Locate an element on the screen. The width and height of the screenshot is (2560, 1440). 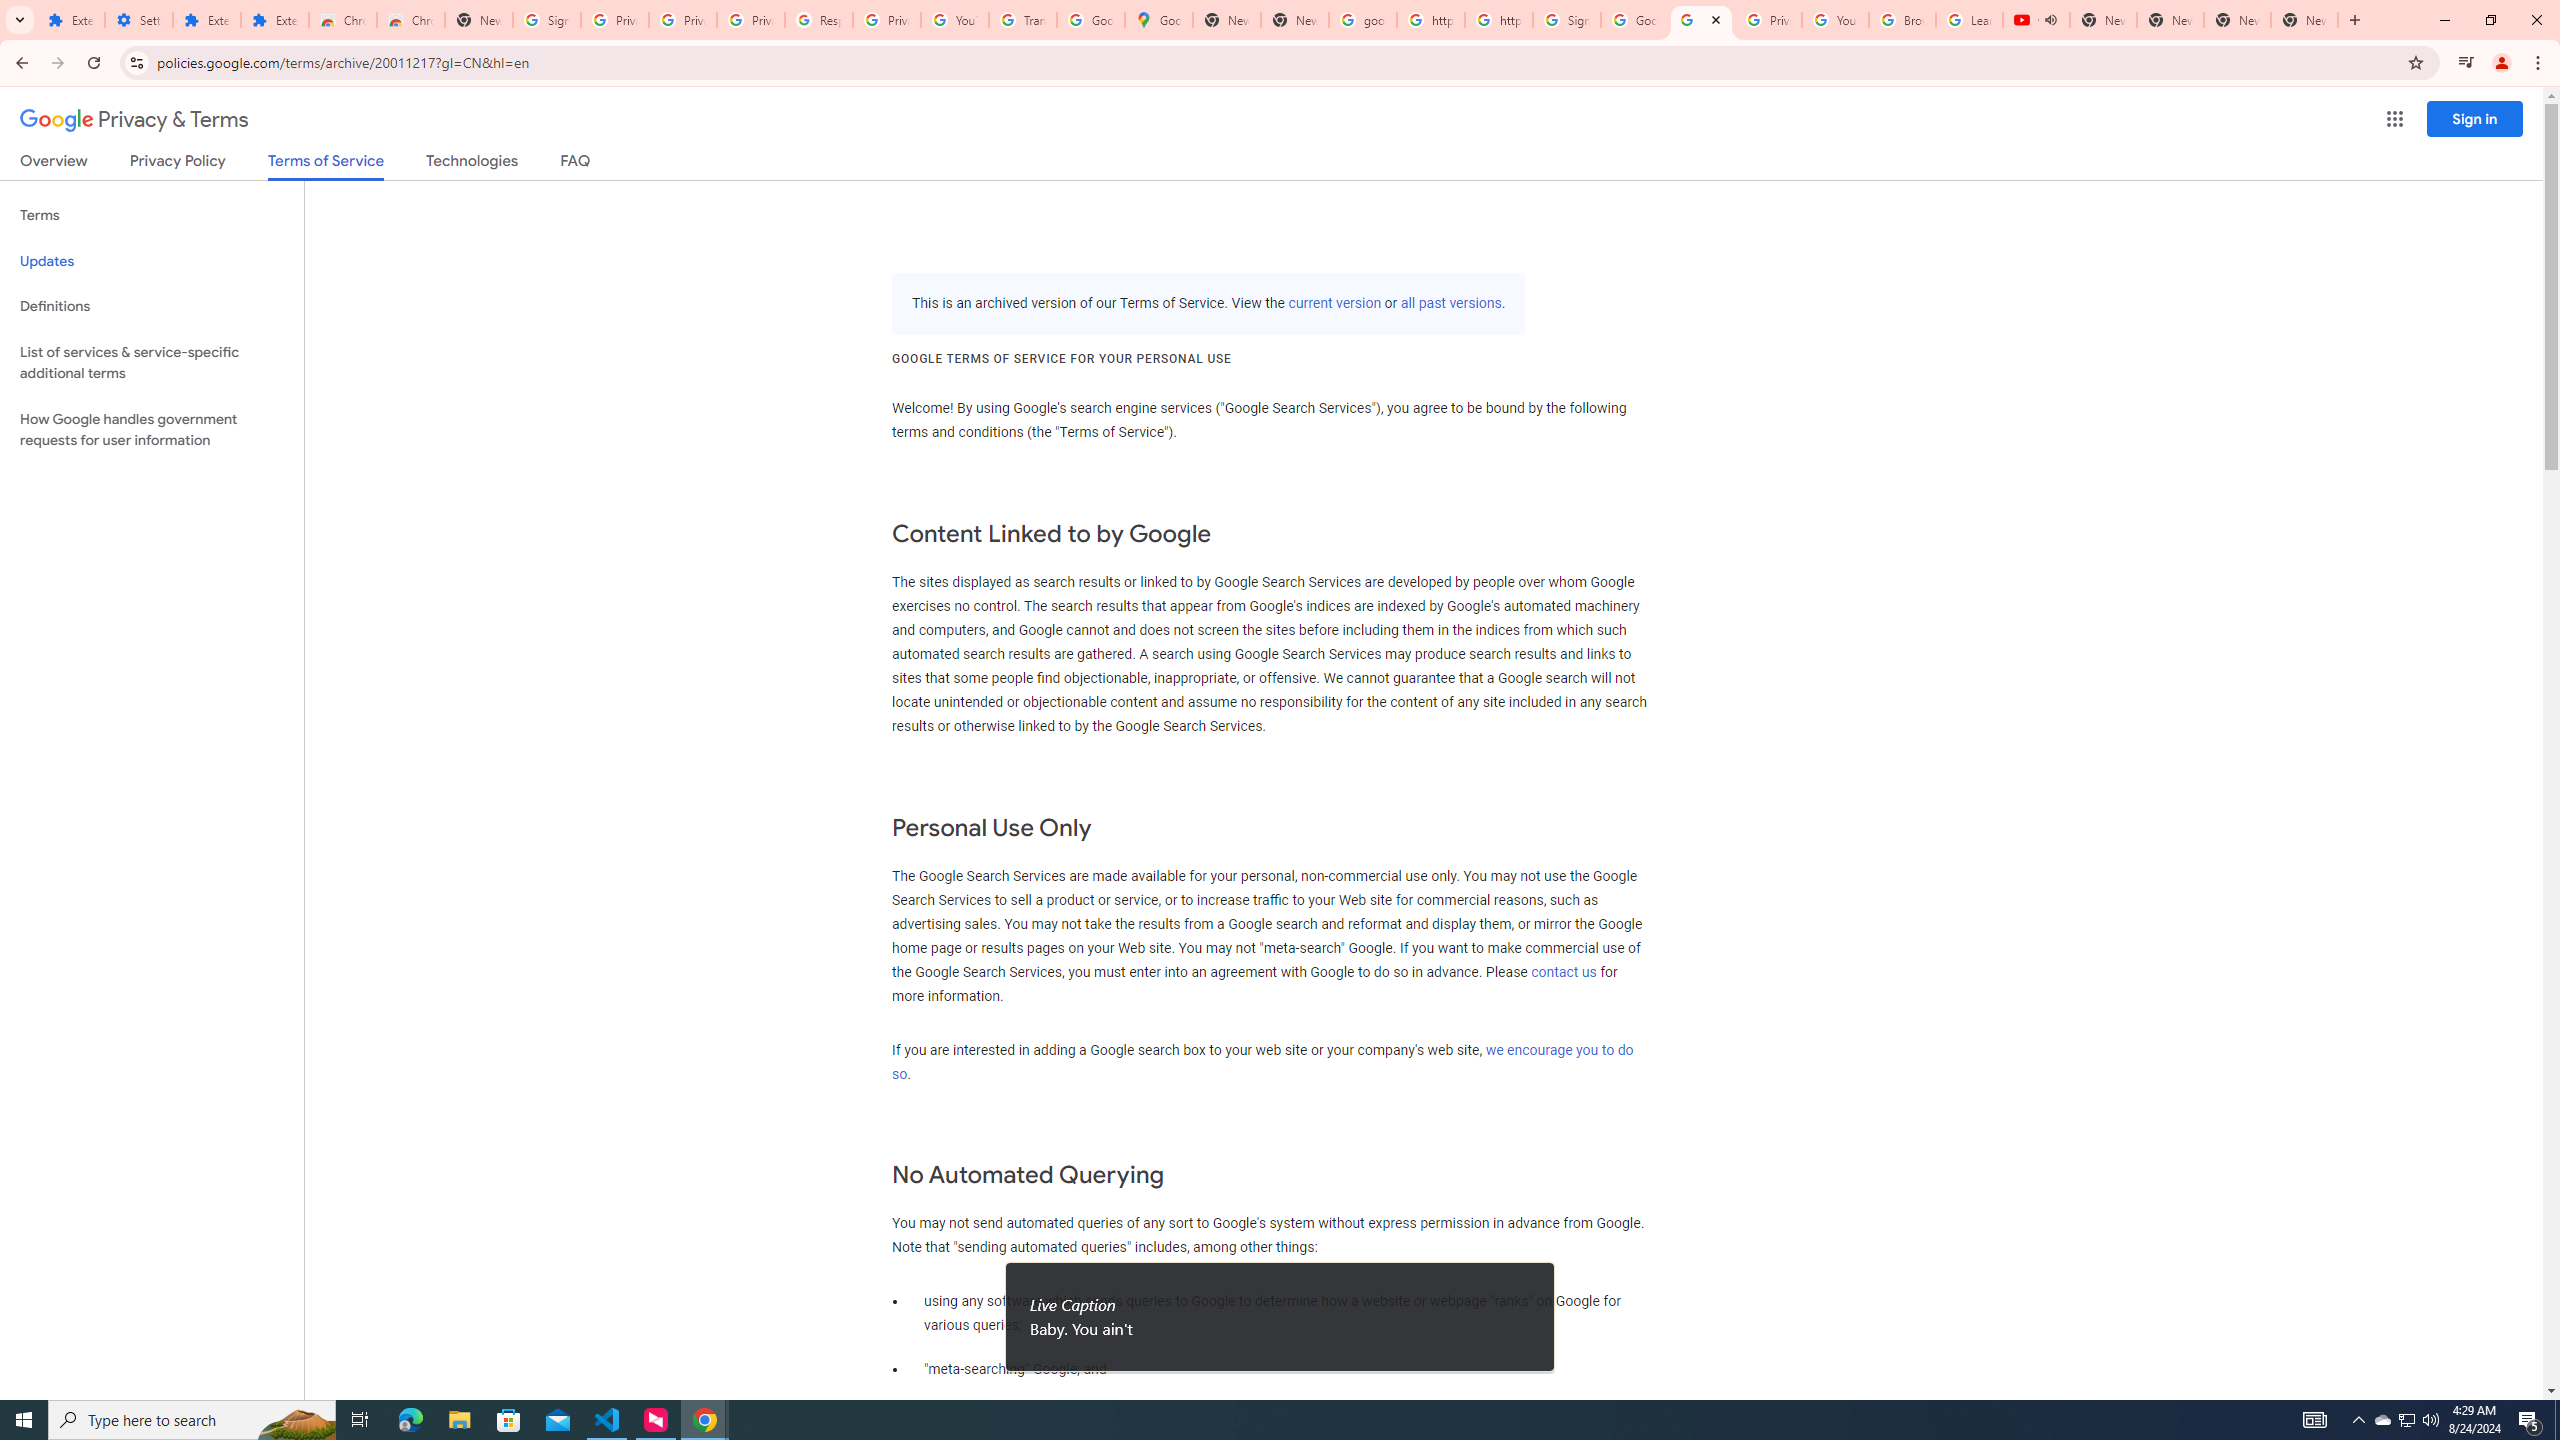
'YouTube' is located at coordinates (1834, 19).